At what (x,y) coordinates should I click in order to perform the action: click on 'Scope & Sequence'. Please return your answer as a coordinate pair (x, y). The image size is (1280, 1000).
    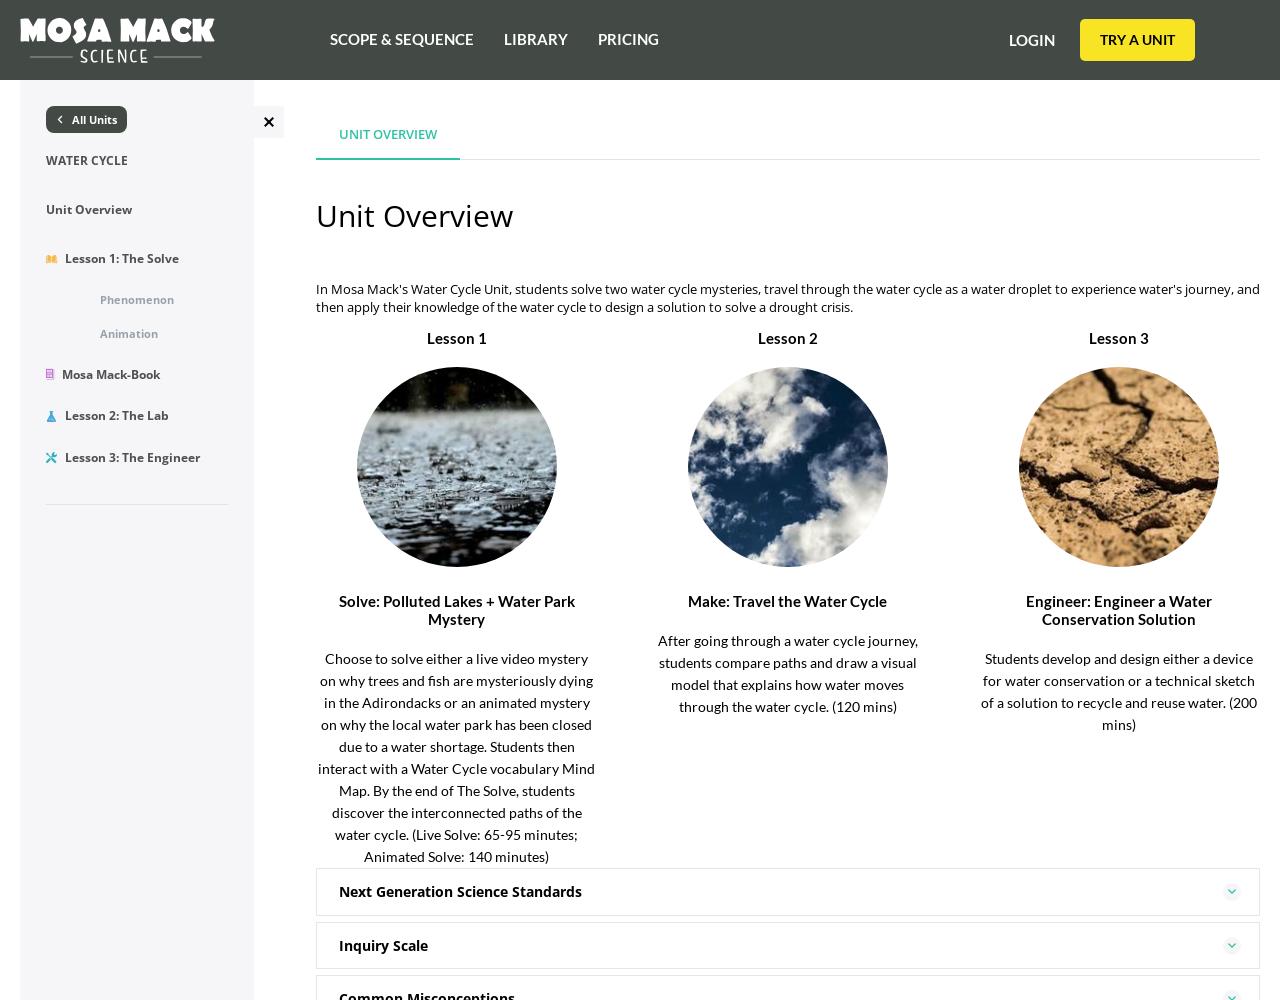
    Looking at the image, I should click on (401, 39).